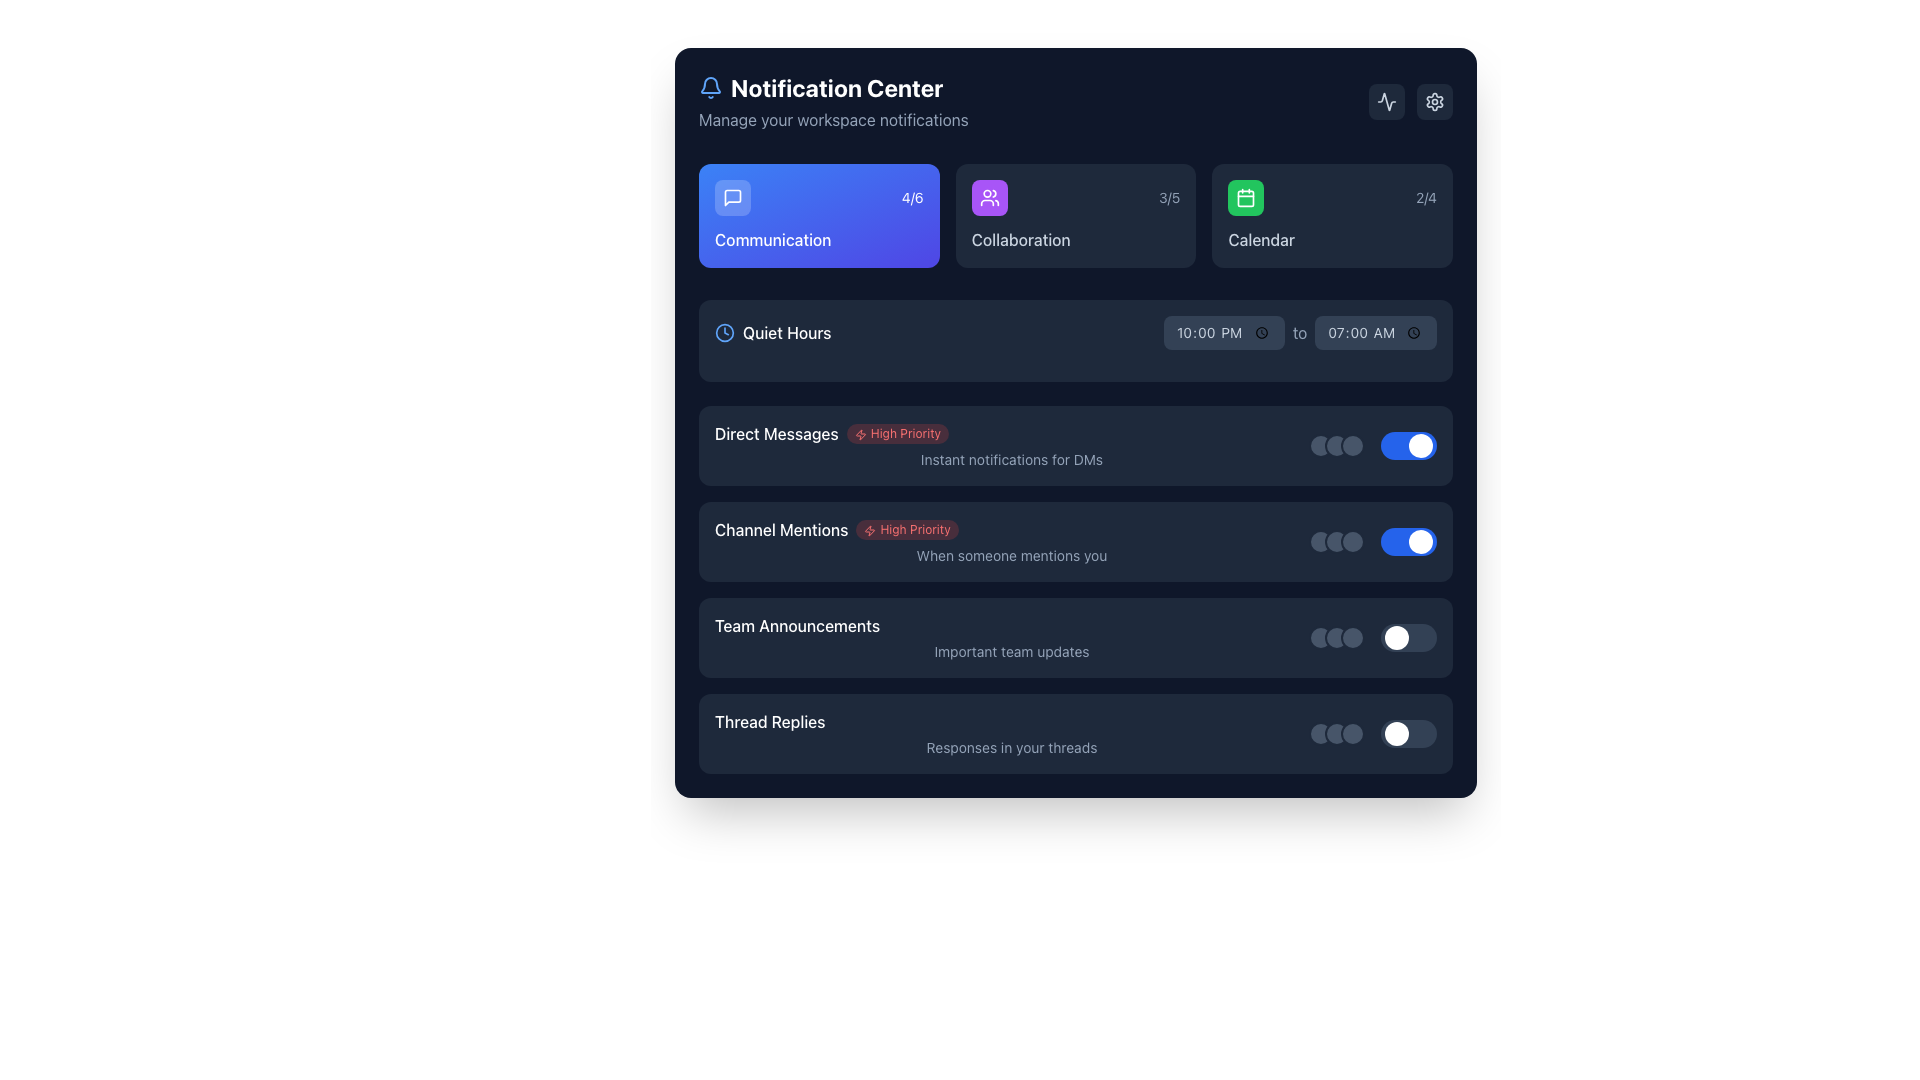  Describe the element at coordinates (1386, 101) in the screenshot. I see `the activity dashboard button located in the top-right area of the interface` at that location.